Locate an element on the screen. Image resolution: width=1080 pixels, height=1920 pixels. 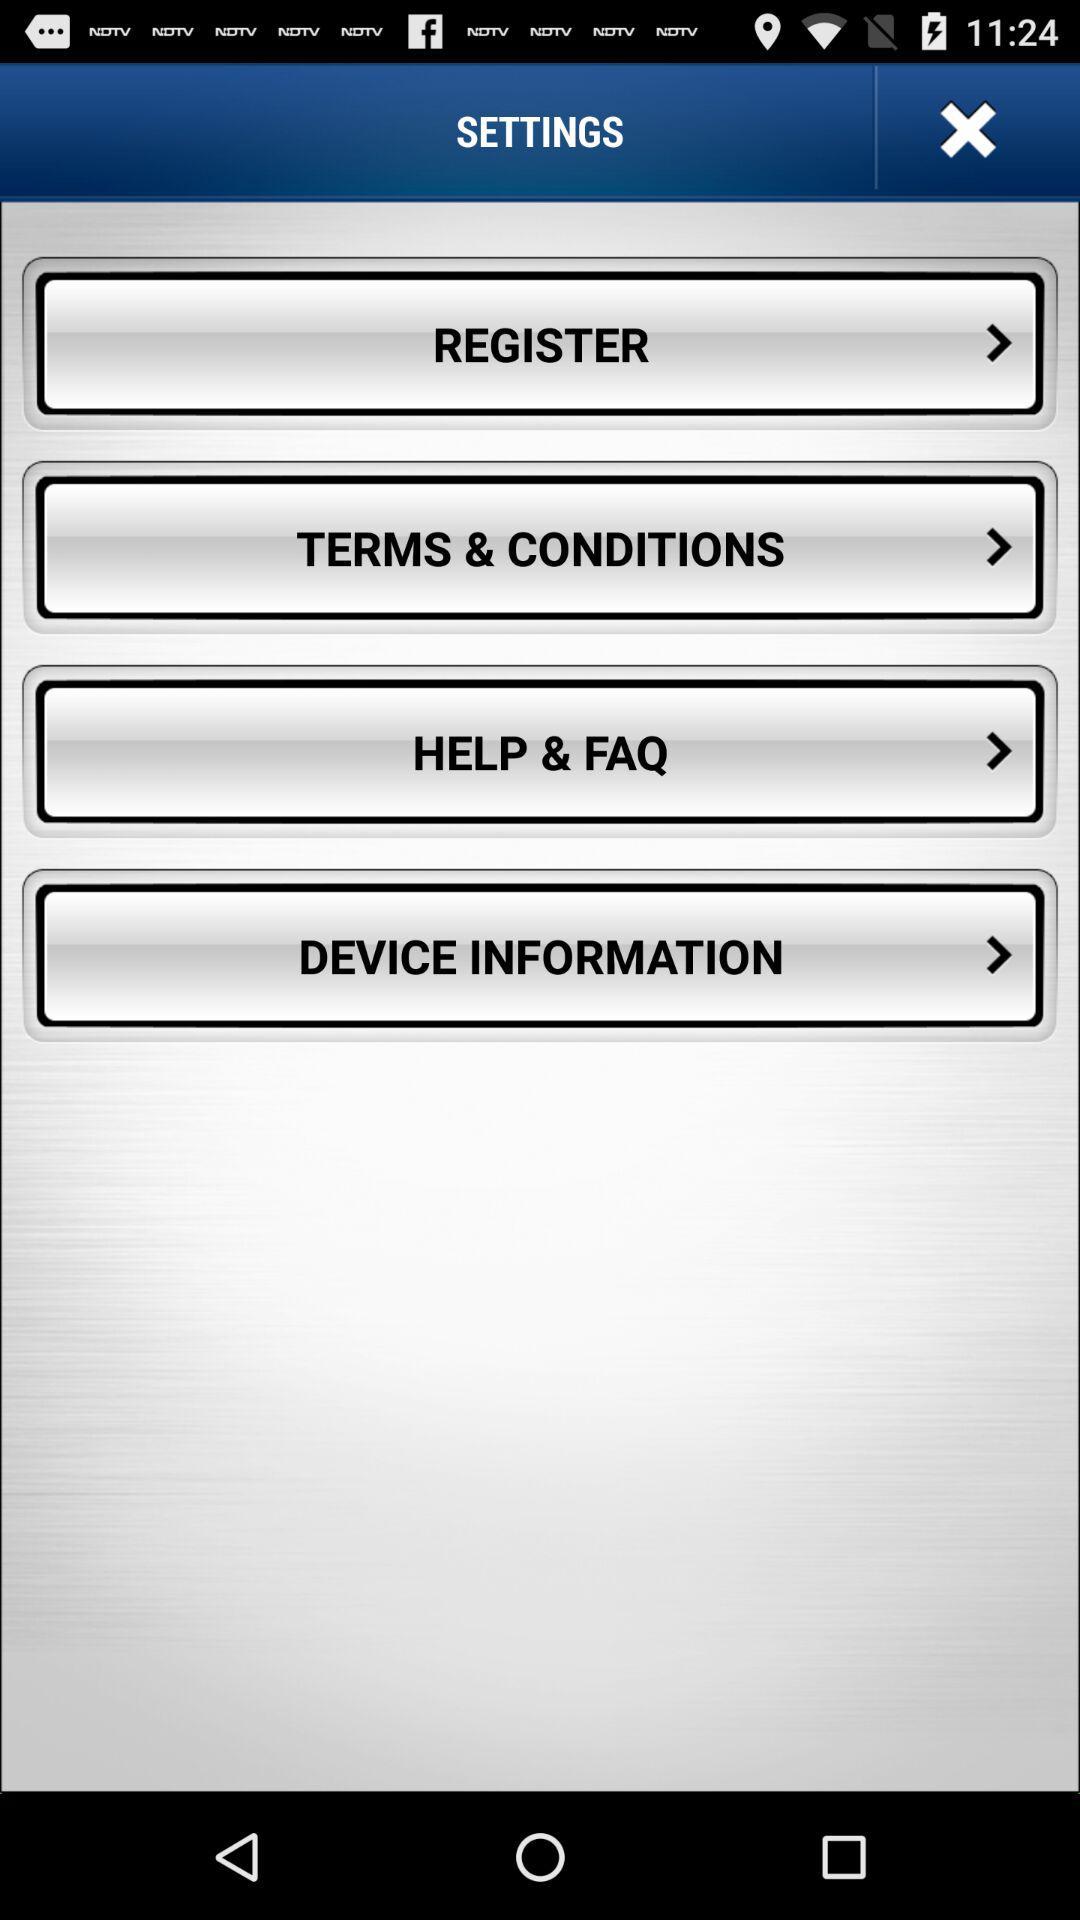
the terms & conditions is located at coordinates (540, 548).